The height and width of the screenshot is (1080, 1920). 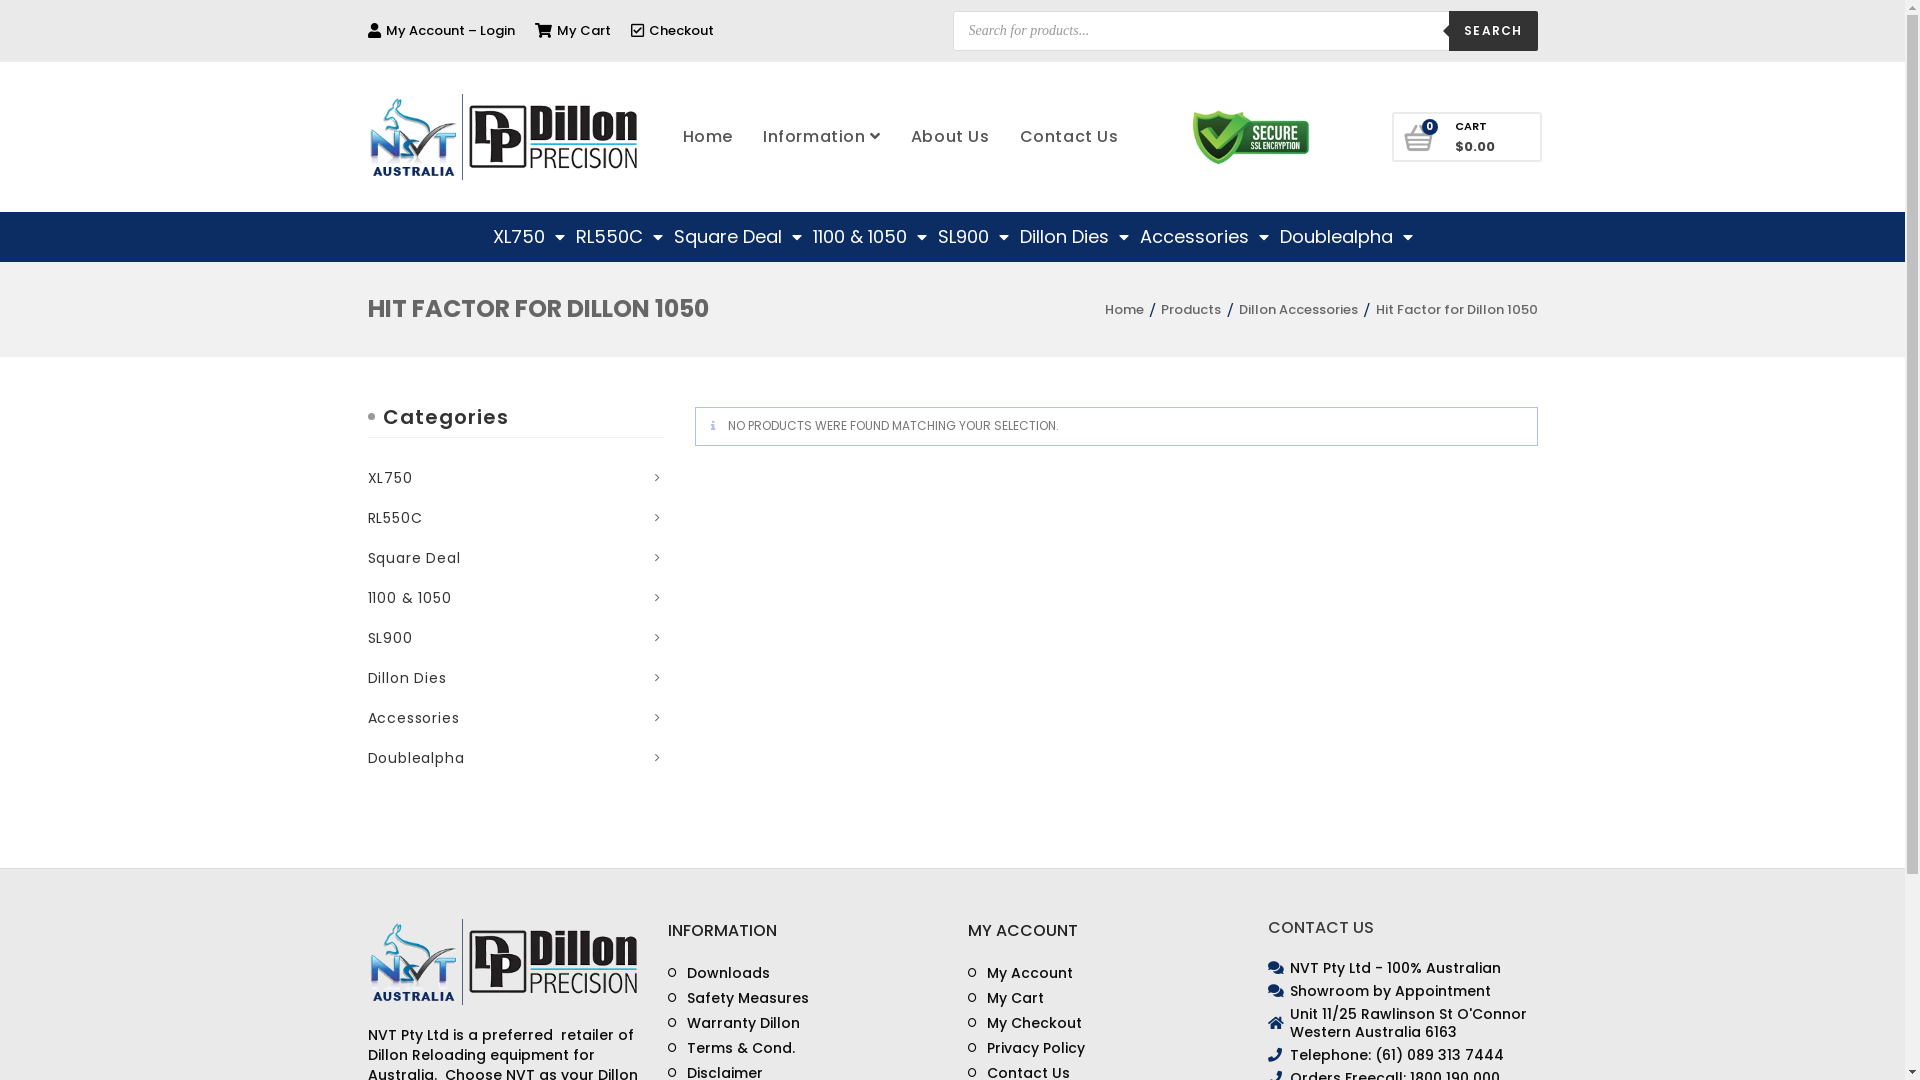 What do you see at coordinates (667, 1023) in the screenshot?
I see `'Warranty Dillon'` at bounding box center [667, 1023].